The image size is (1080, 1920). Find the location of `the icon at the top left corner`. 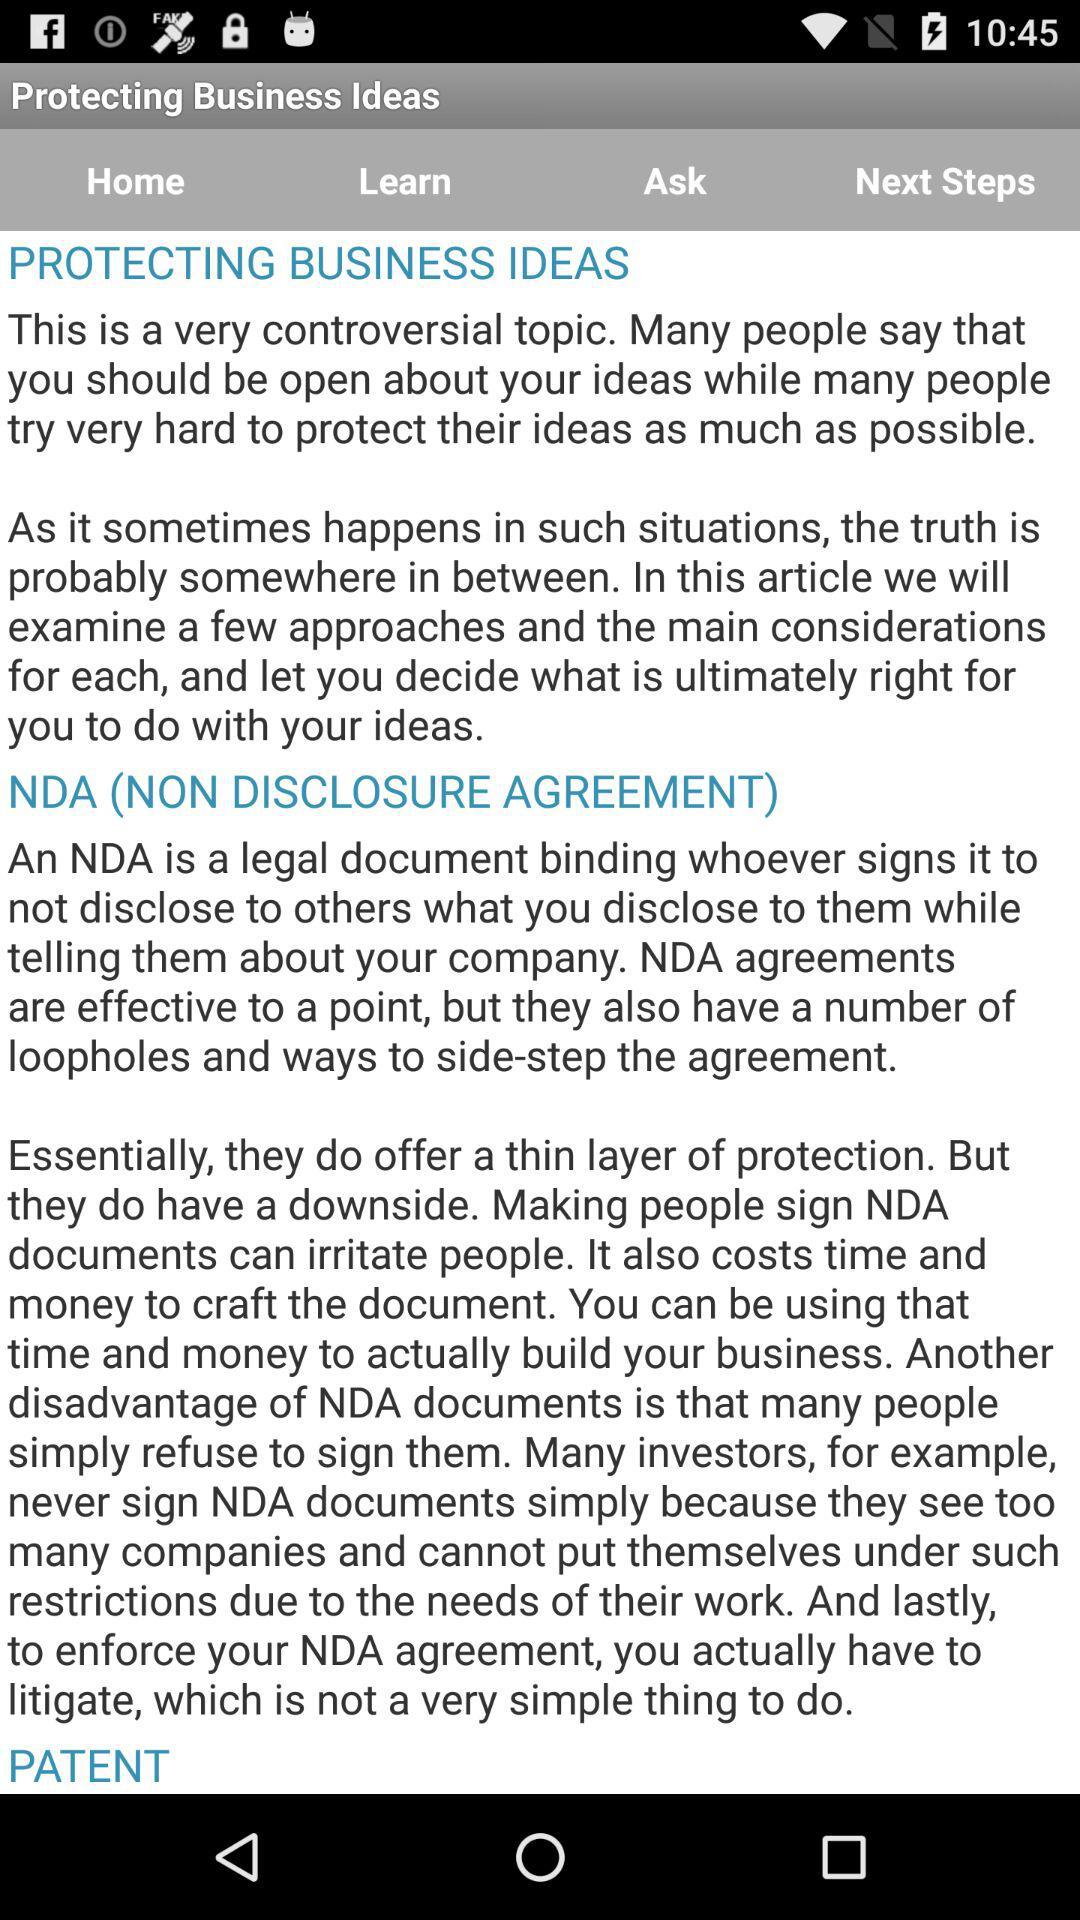

the icon at the top left corner is located at coordinates (135, 180).